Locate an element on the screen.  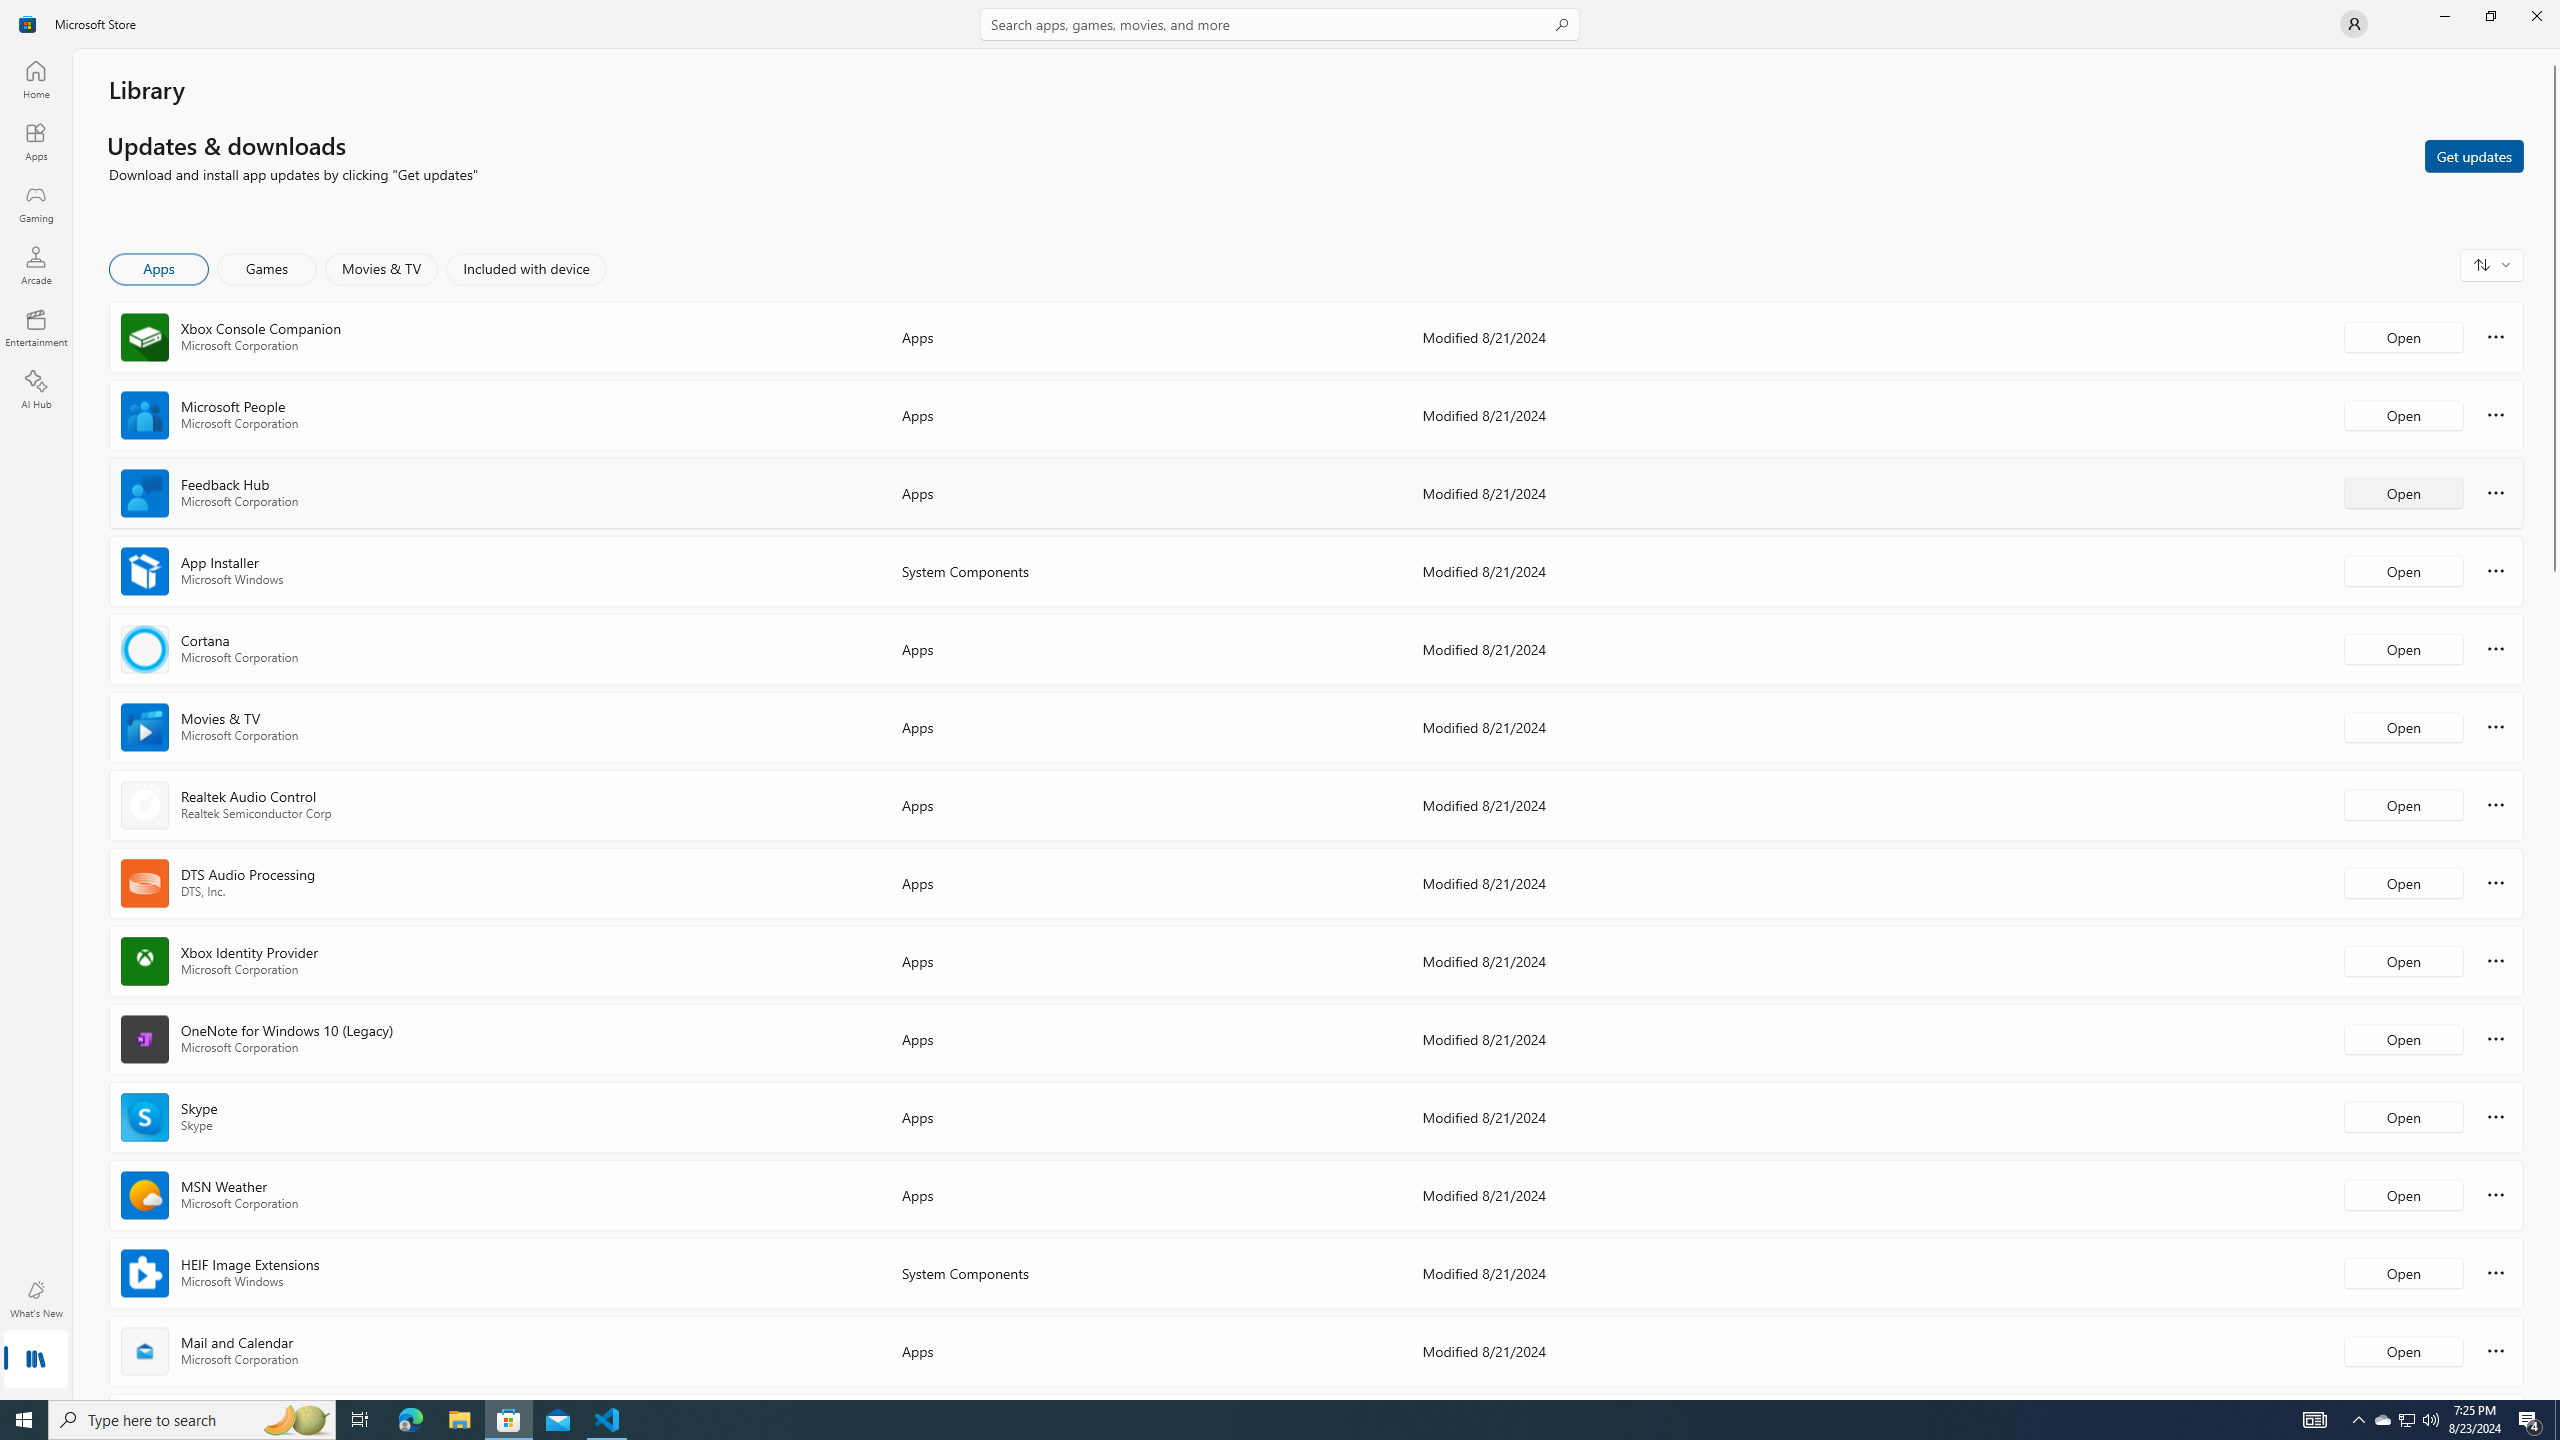
'Vertical' is located at coordinates (2552, 724).